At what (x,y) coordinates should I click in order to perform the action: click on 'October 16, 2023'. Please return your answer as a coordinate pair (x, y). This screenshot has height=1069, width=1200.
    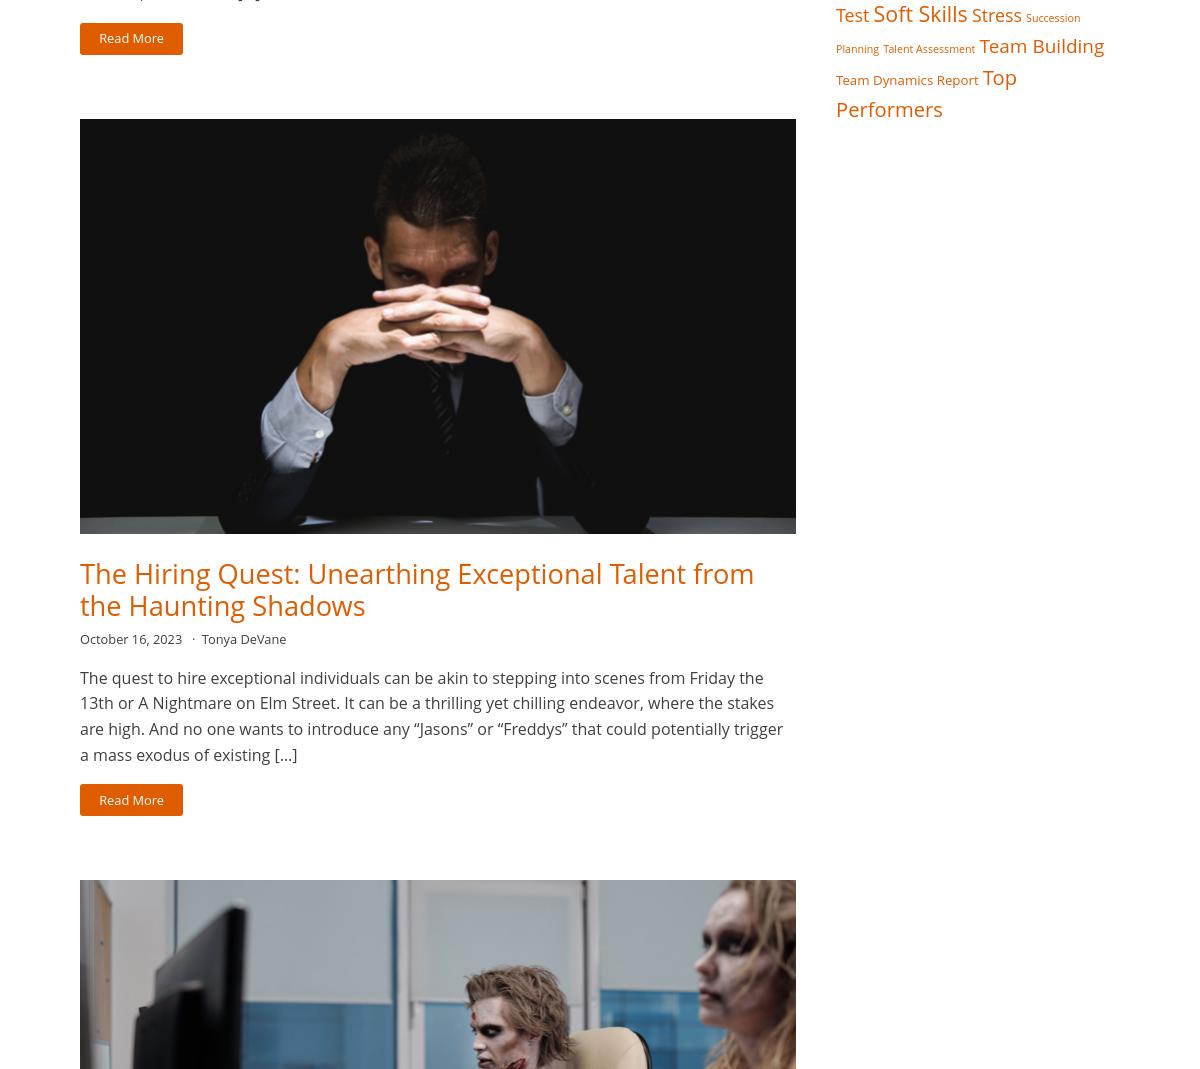
    Looking at the image, I should click on (132, 639).